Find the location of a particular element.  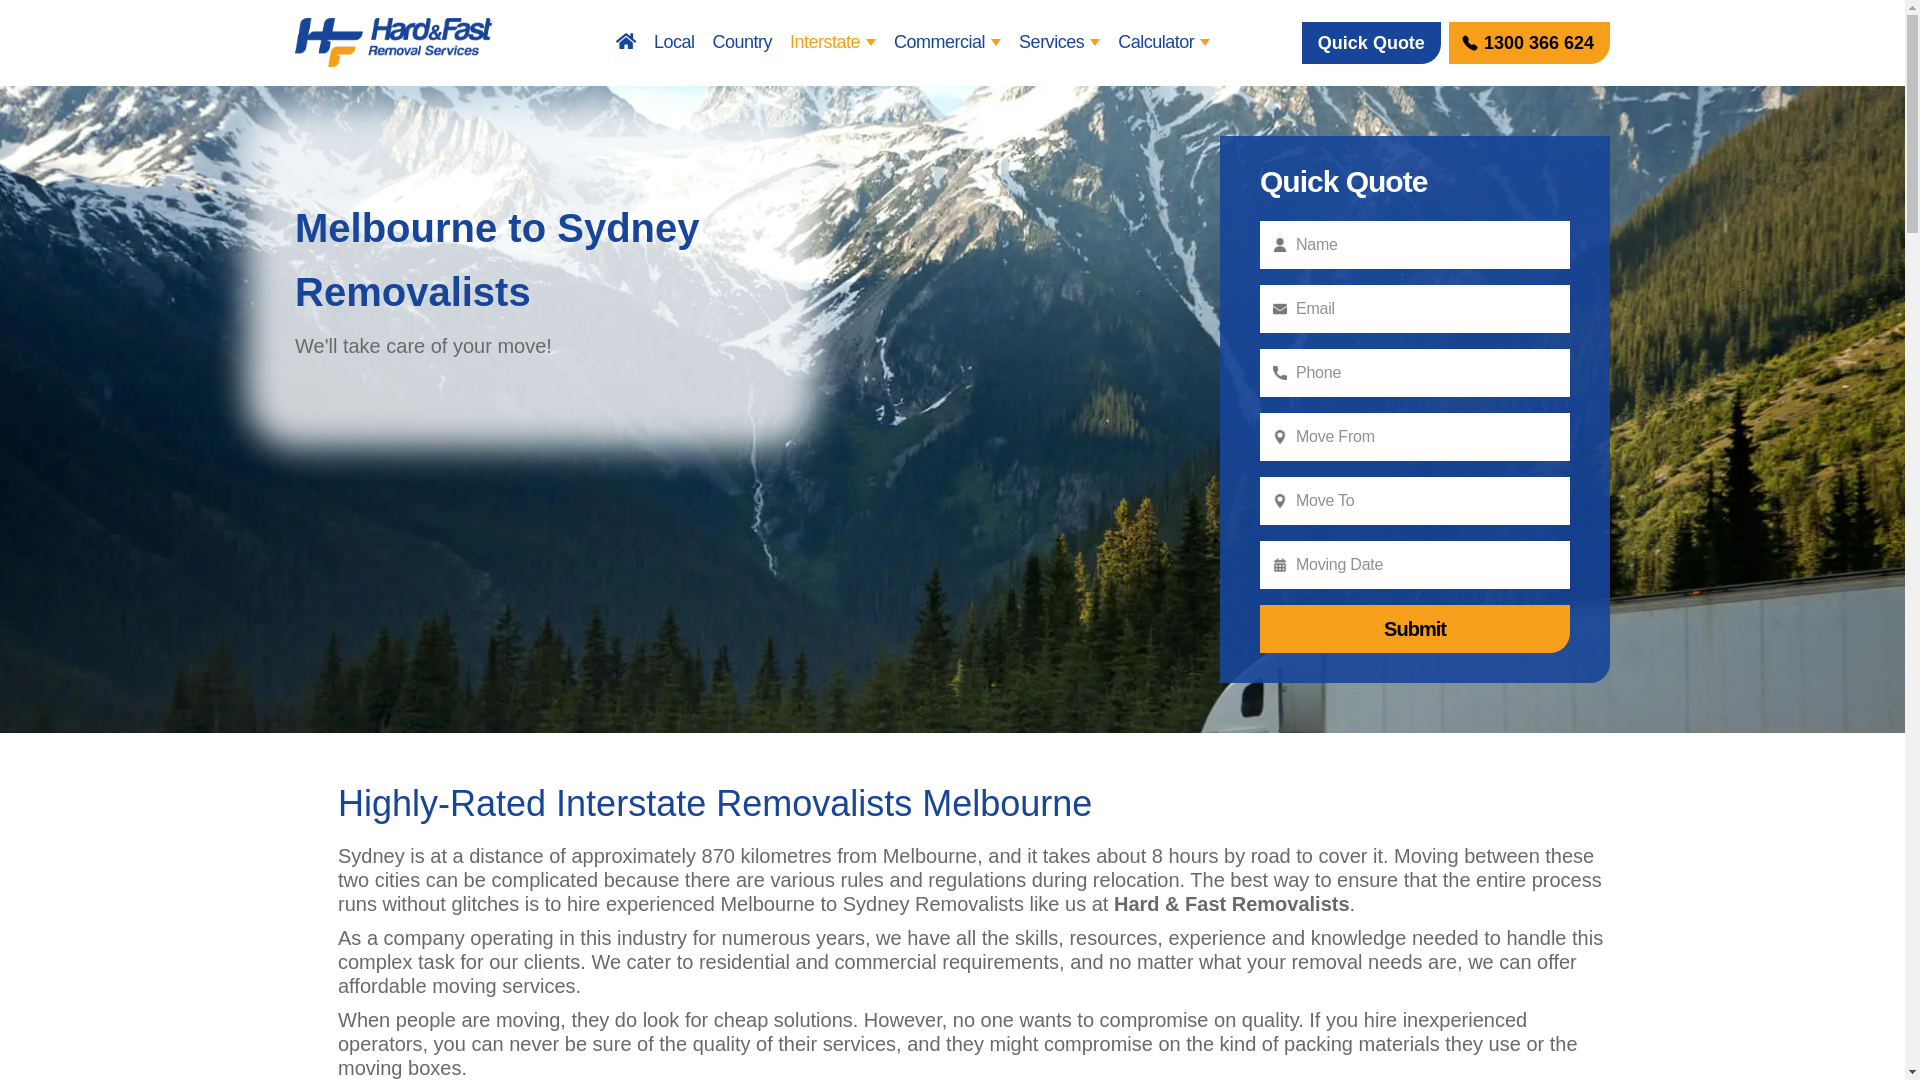

'1300 366 624' is located at coordinates (1528, 42).